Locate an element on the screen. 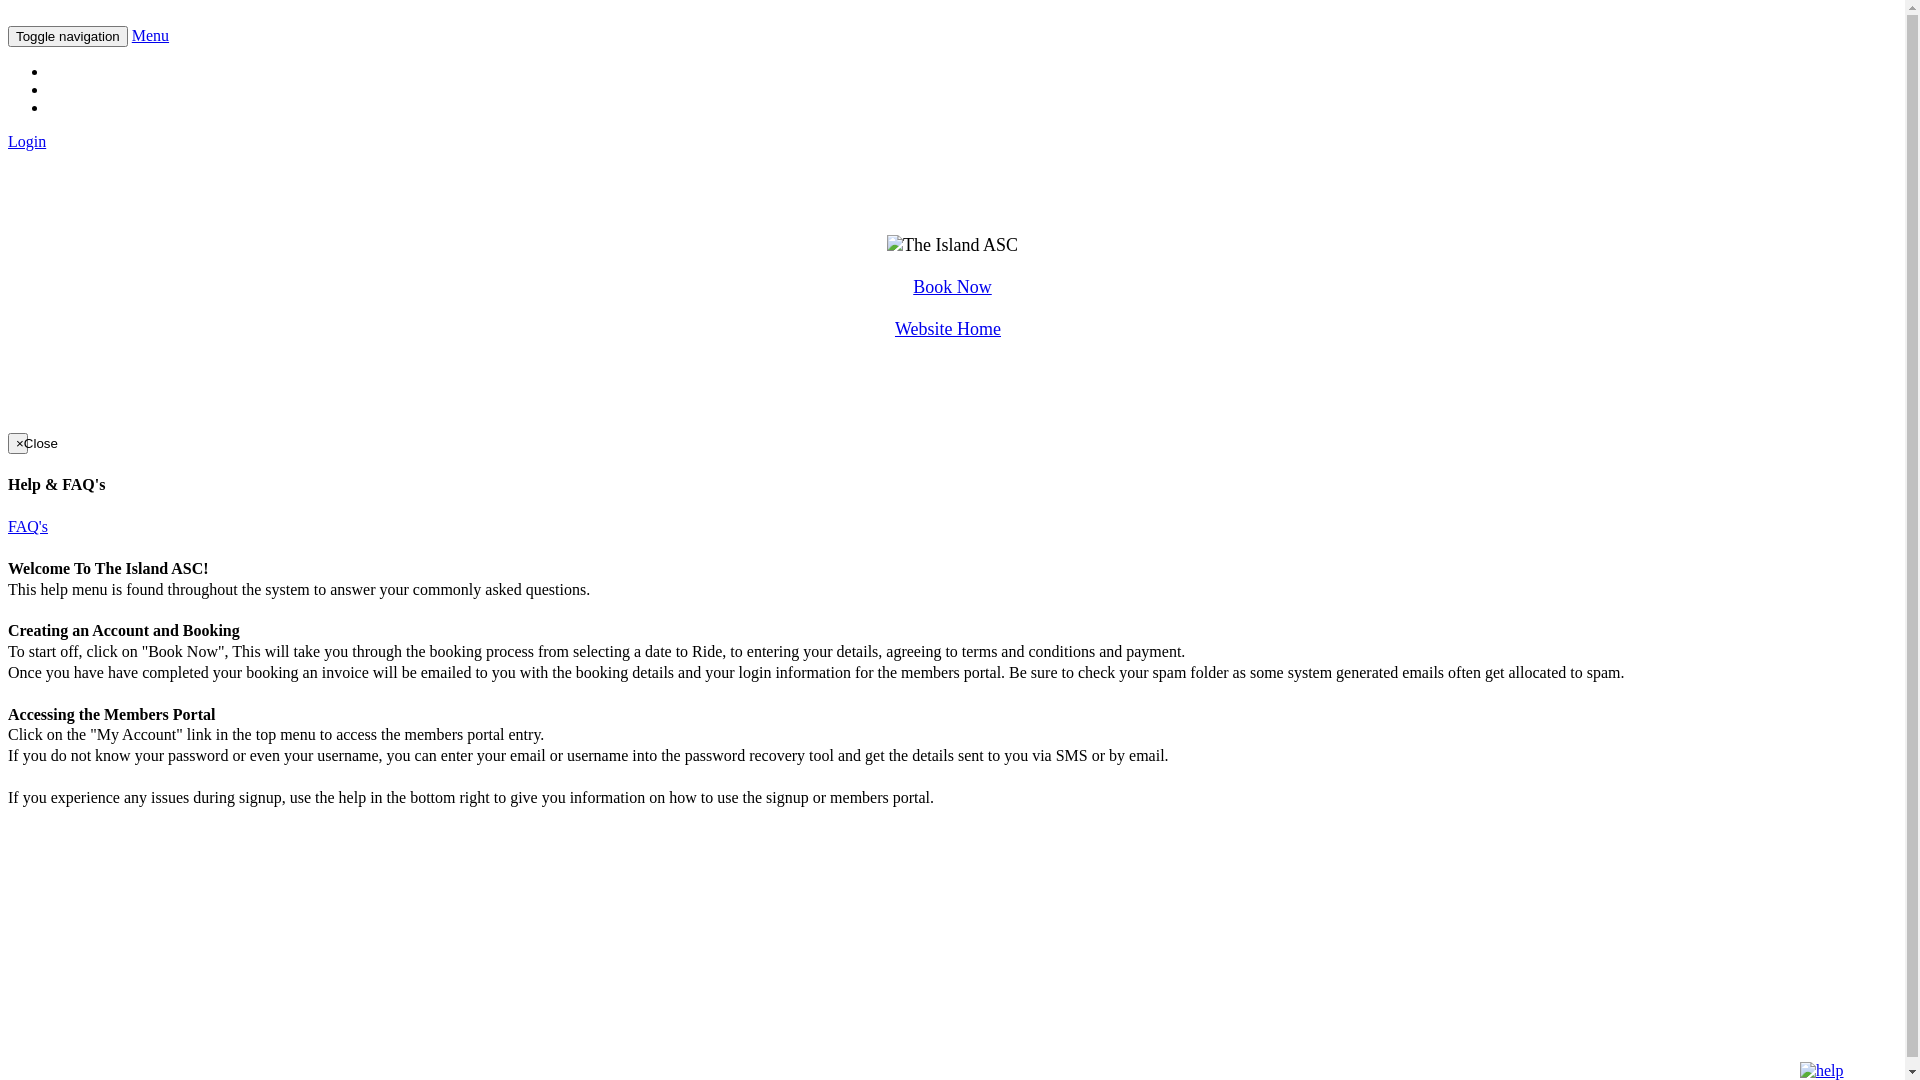  'My Account' is located at coordinates (86, 88).